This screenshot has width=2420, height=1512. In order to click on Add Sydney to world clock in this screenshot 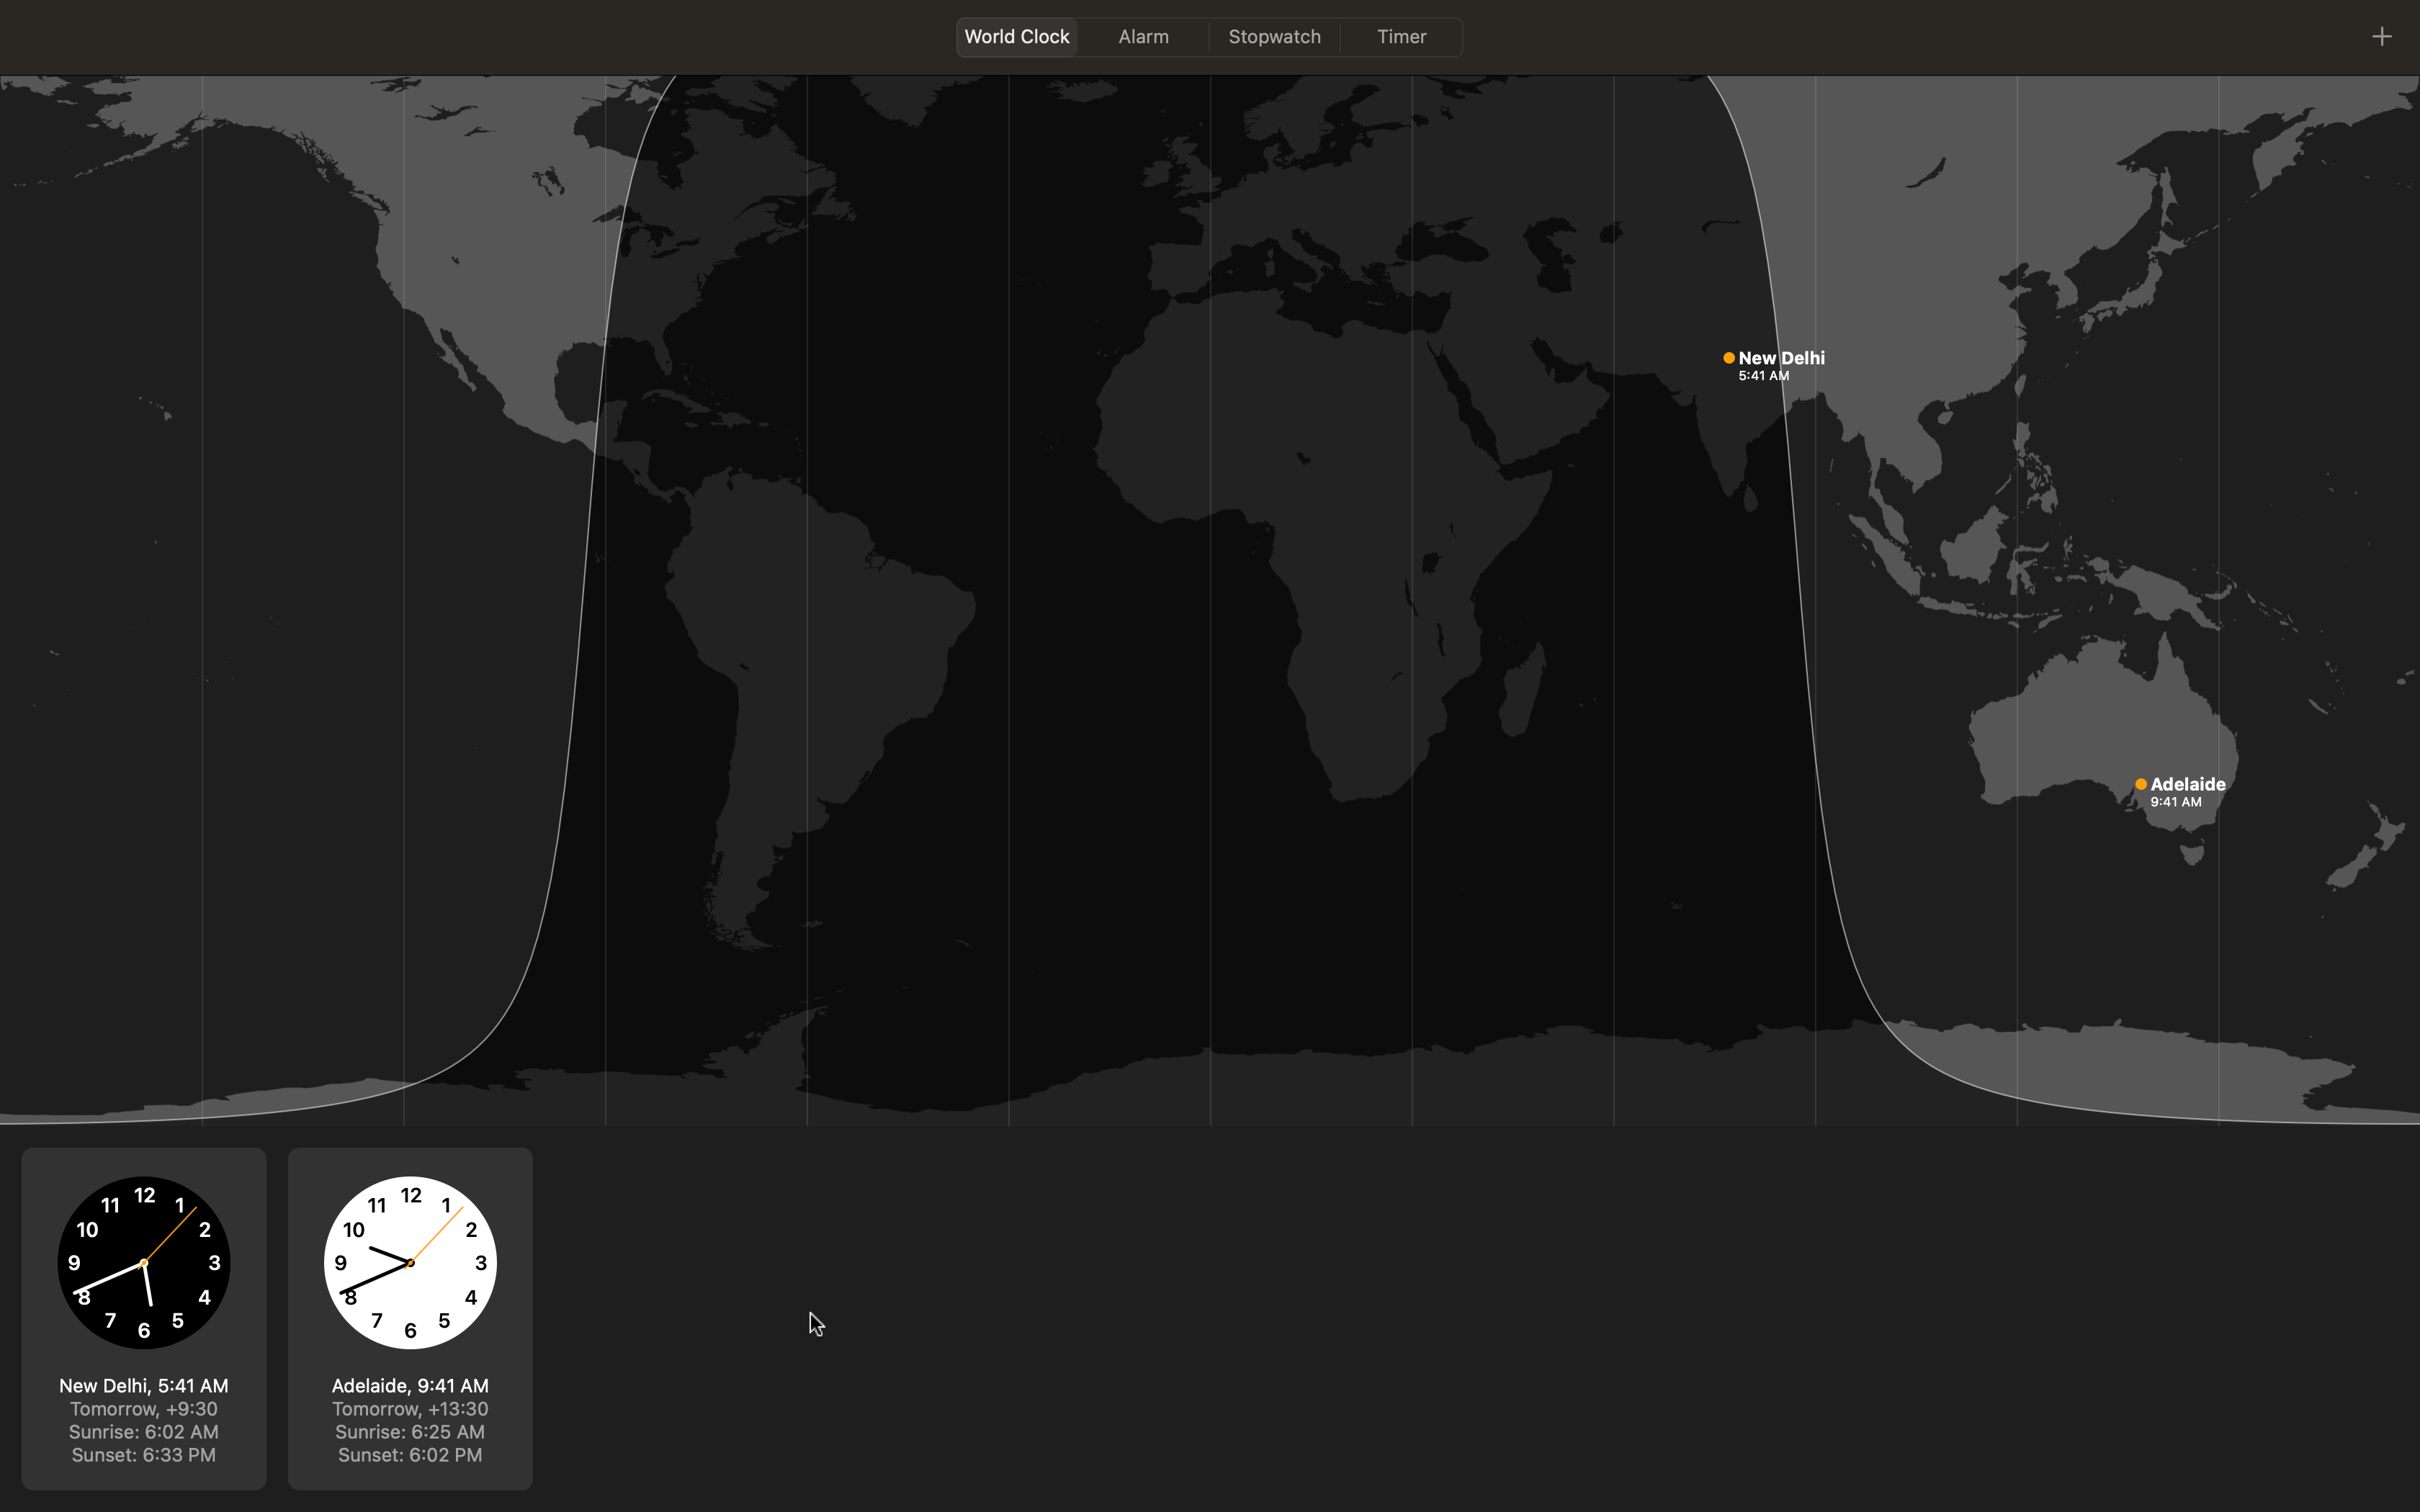, I will do `click(2381, 33)`.